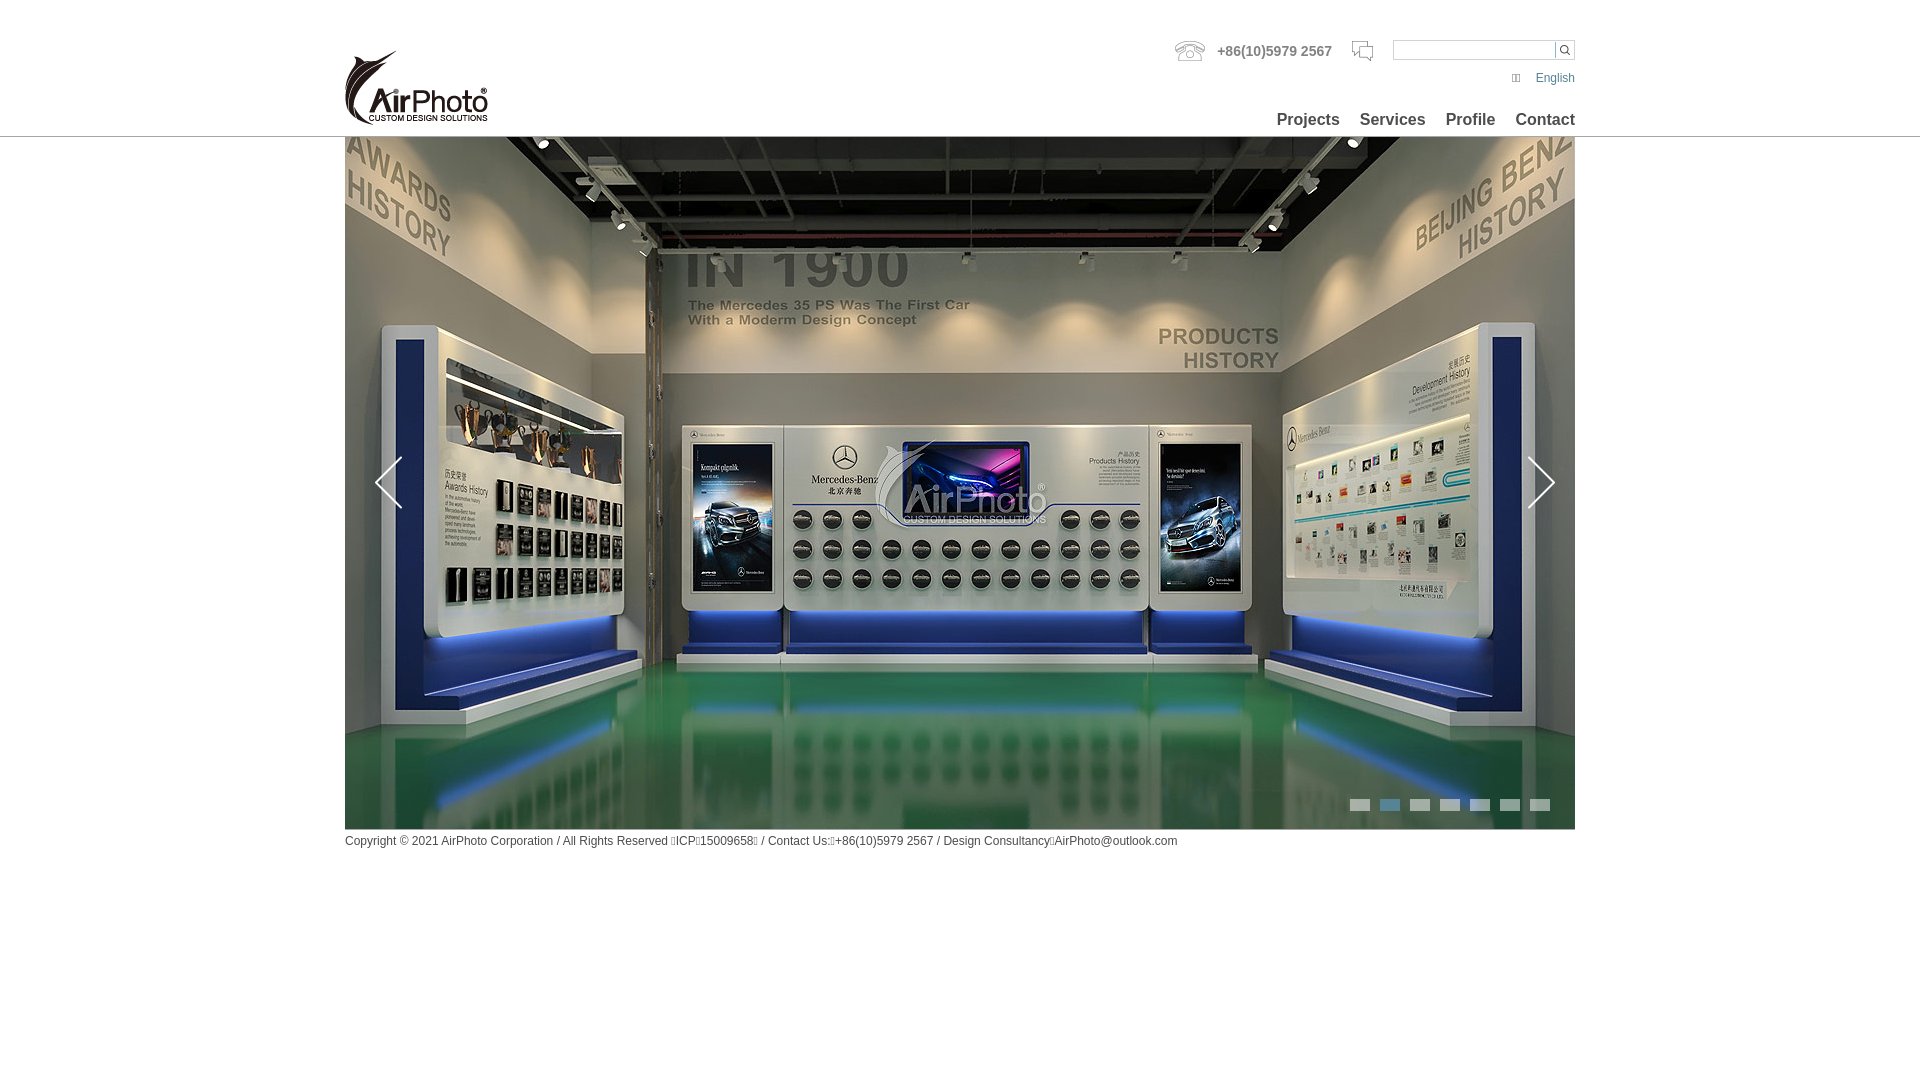 The image size is (1920, 1080). I want to click on 'Contact', so click(1515, 119).